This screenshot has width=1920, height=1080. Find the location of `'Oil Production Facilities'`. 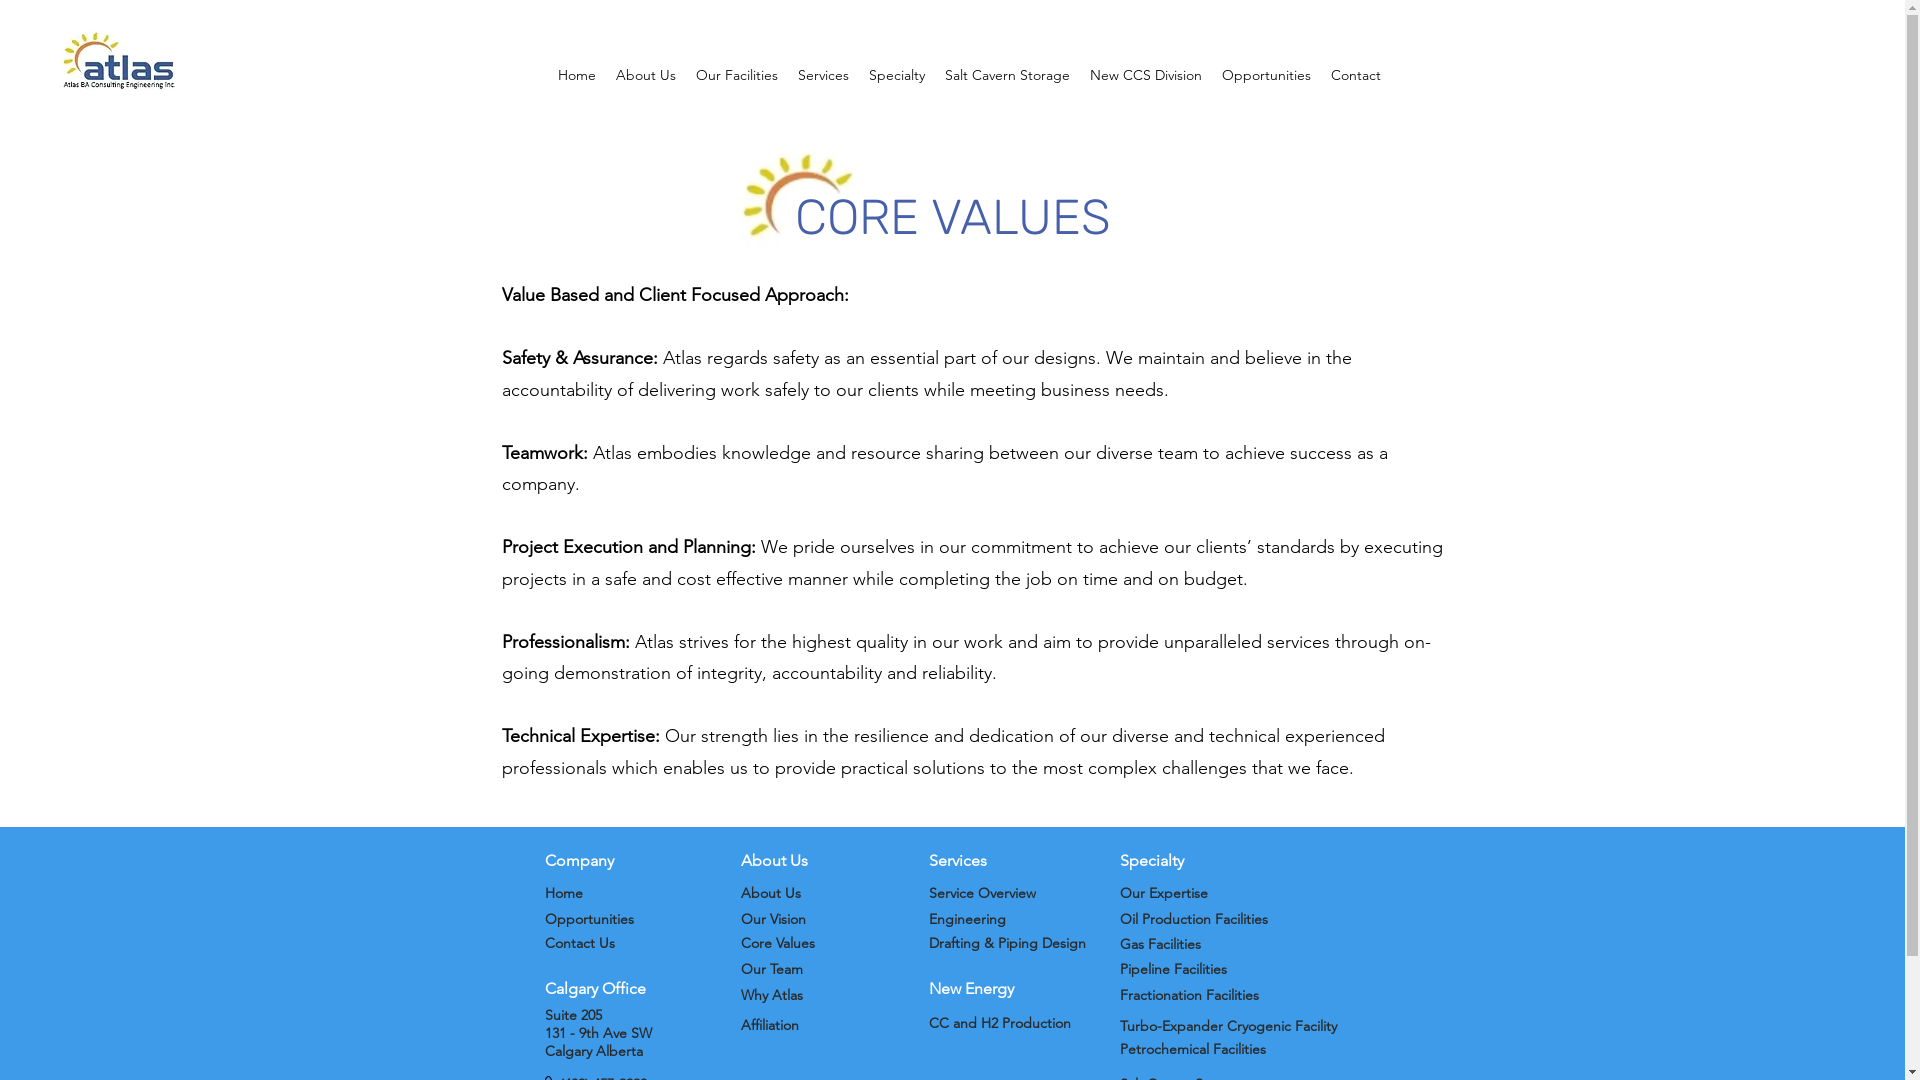

'Oil Production Facilities' is located at coordinates (1194, 918).